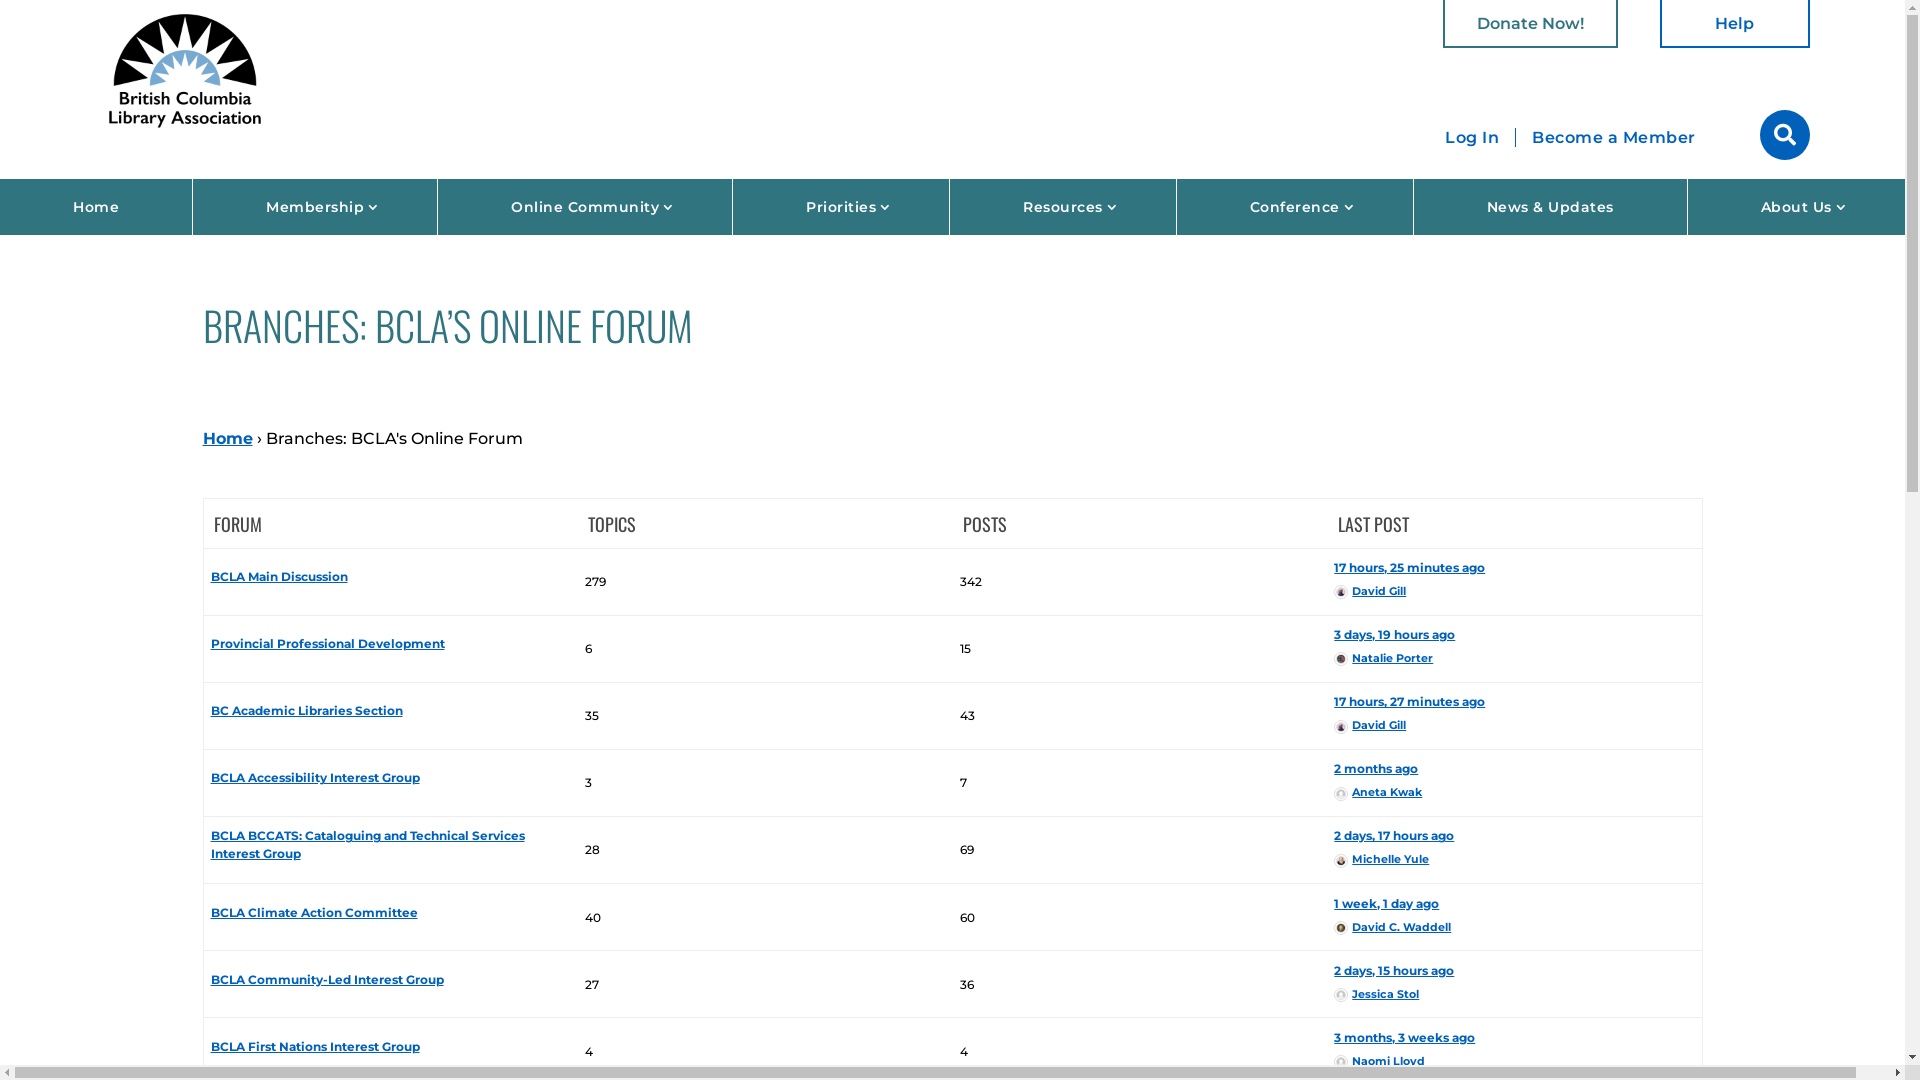 The width and height of the screenshot is (1920, 1080). What do you see at coordinates (1660, 23) in the screenshot?
I see `'Help'` at bounding box center [1660, 23].